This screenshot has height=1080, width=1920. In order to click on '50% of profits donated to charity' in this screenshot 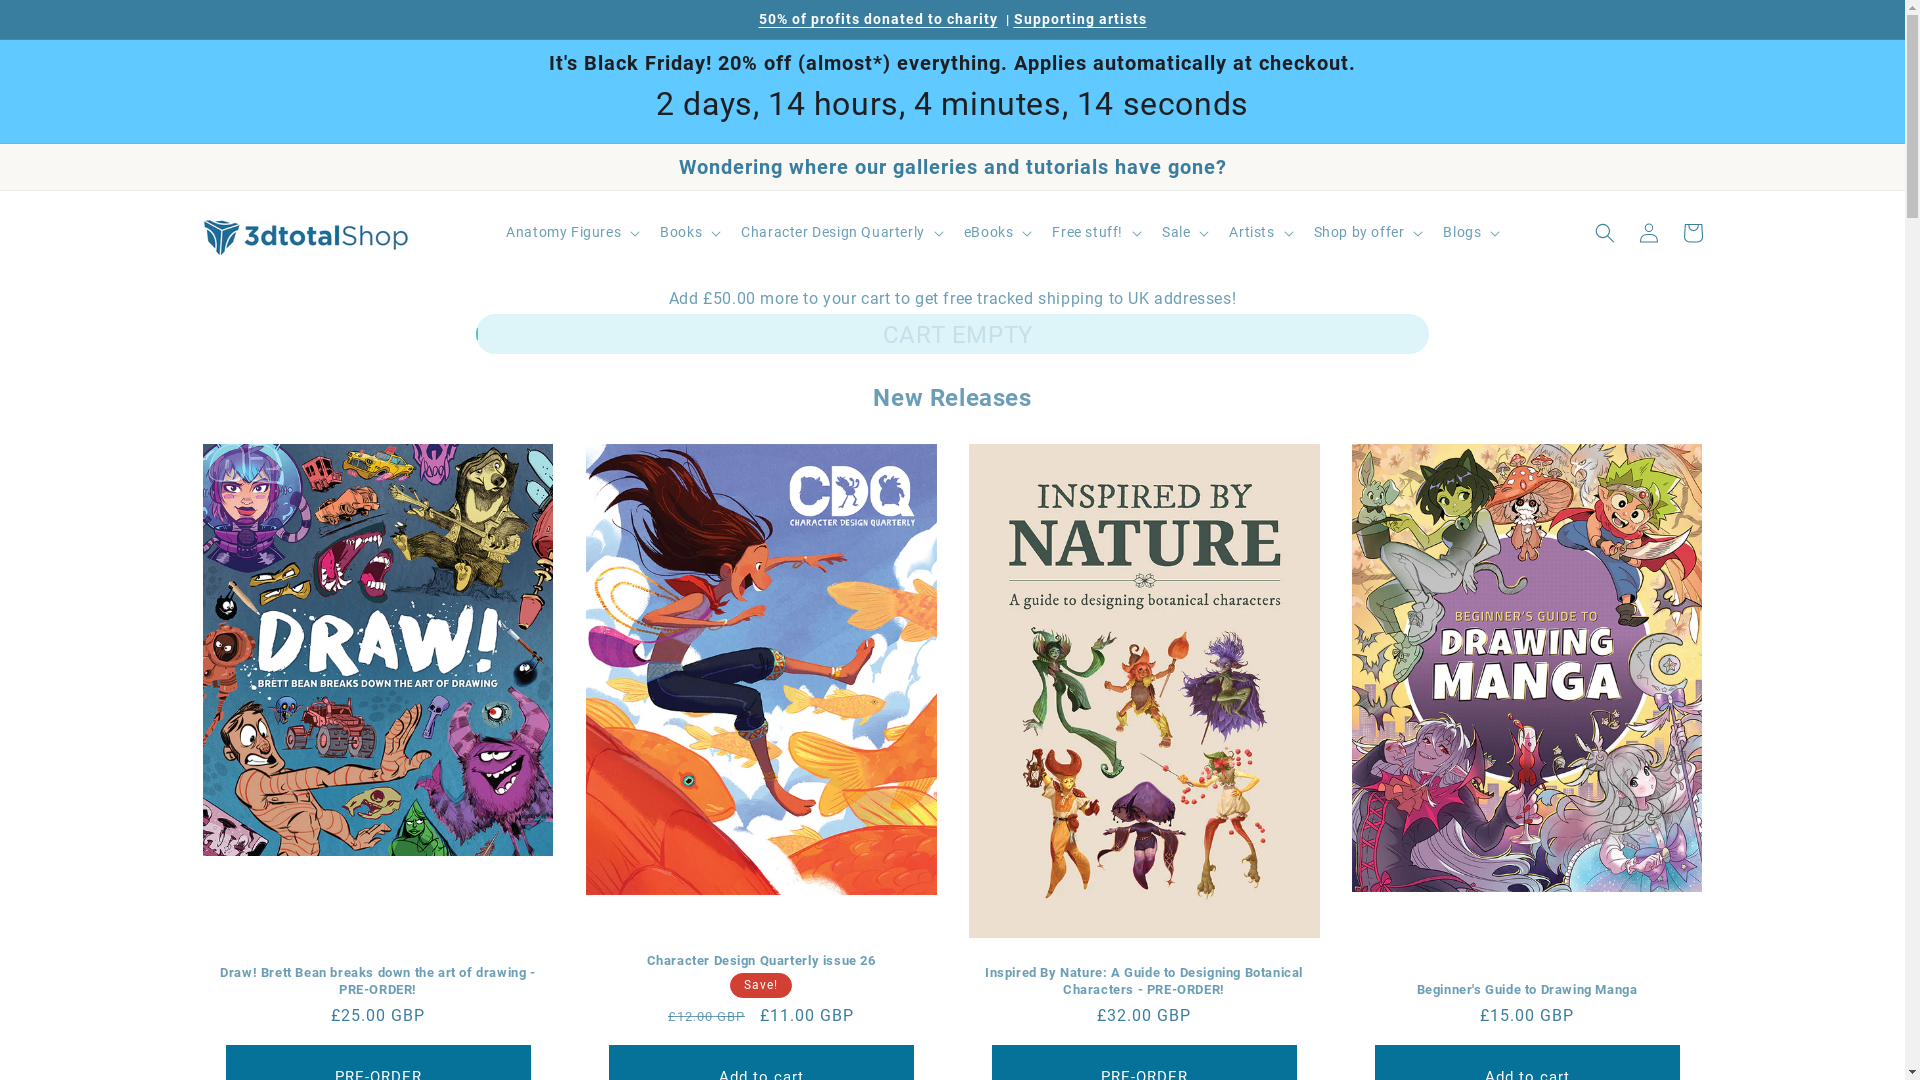, I will do `click(757, 19)`.